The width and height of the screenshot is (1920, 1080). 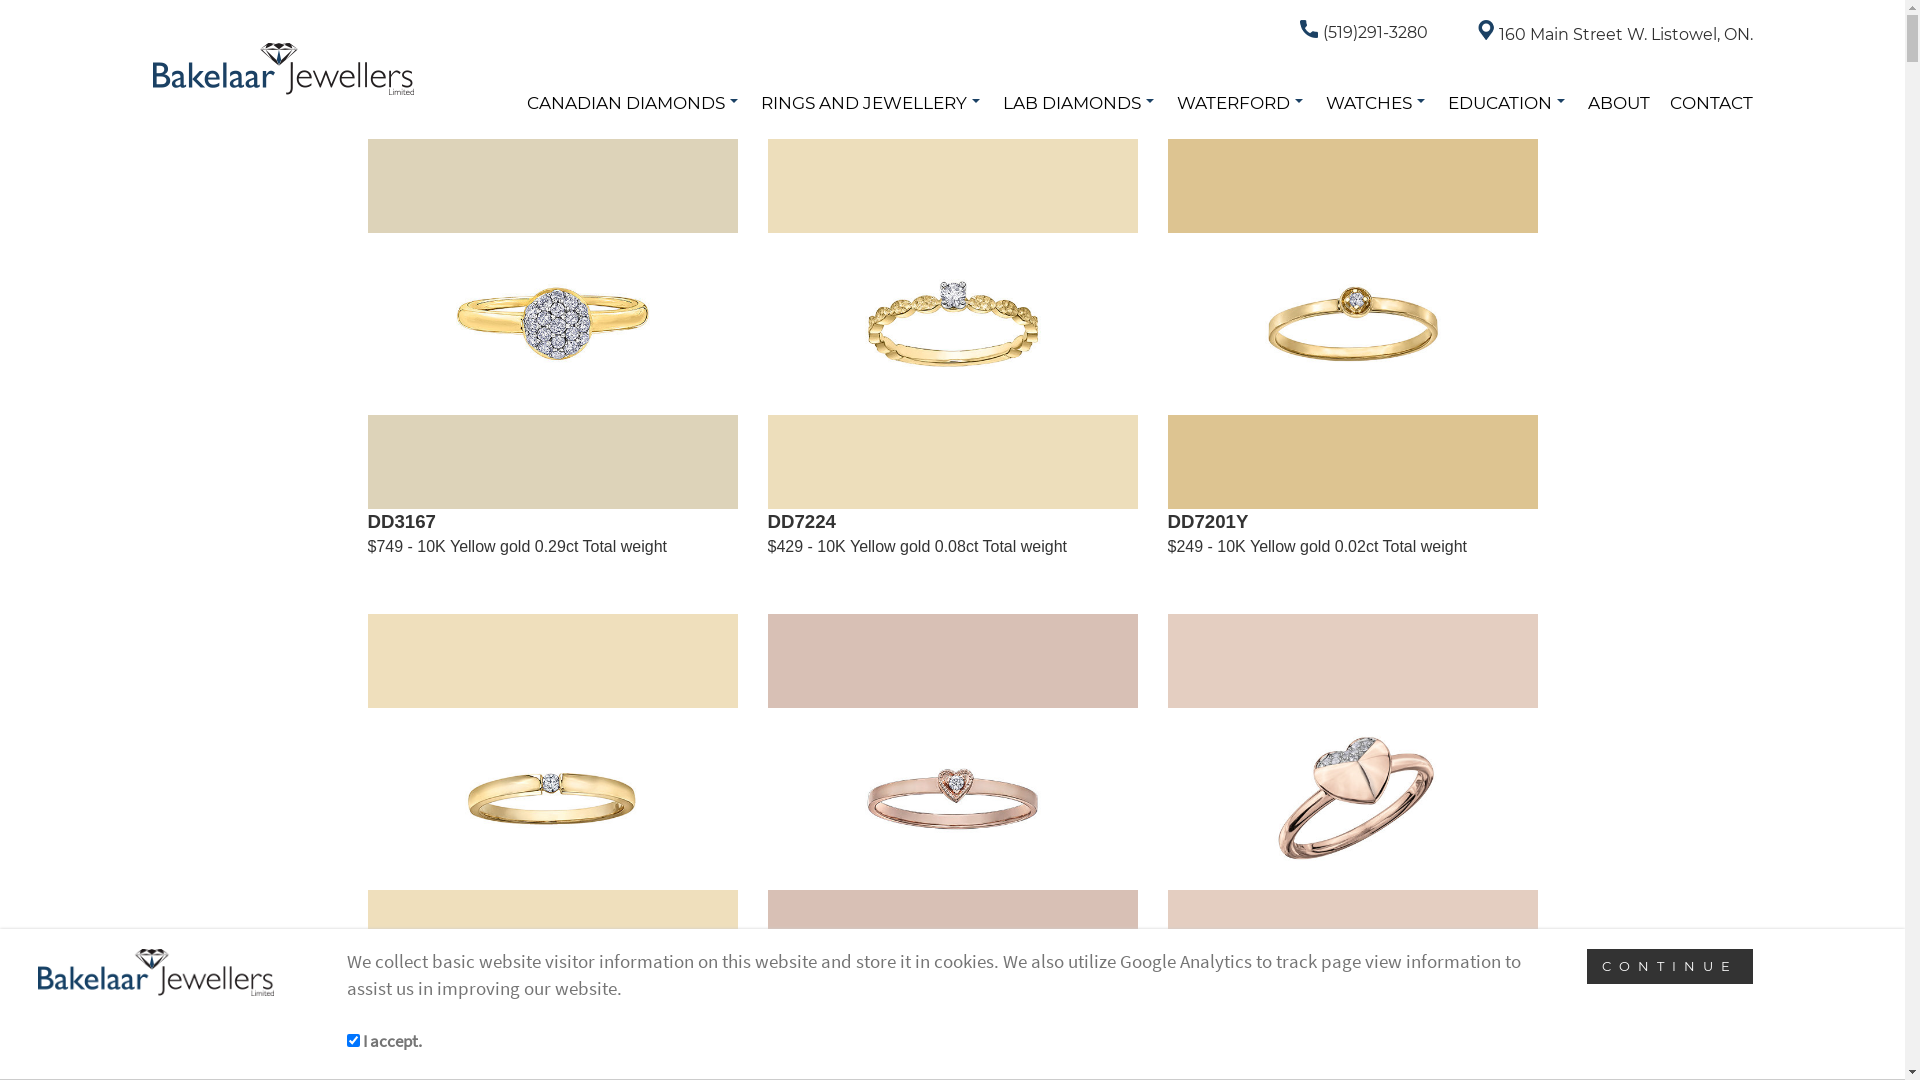 I want to click on 'CONTACT', so click(x=1710, y=103).